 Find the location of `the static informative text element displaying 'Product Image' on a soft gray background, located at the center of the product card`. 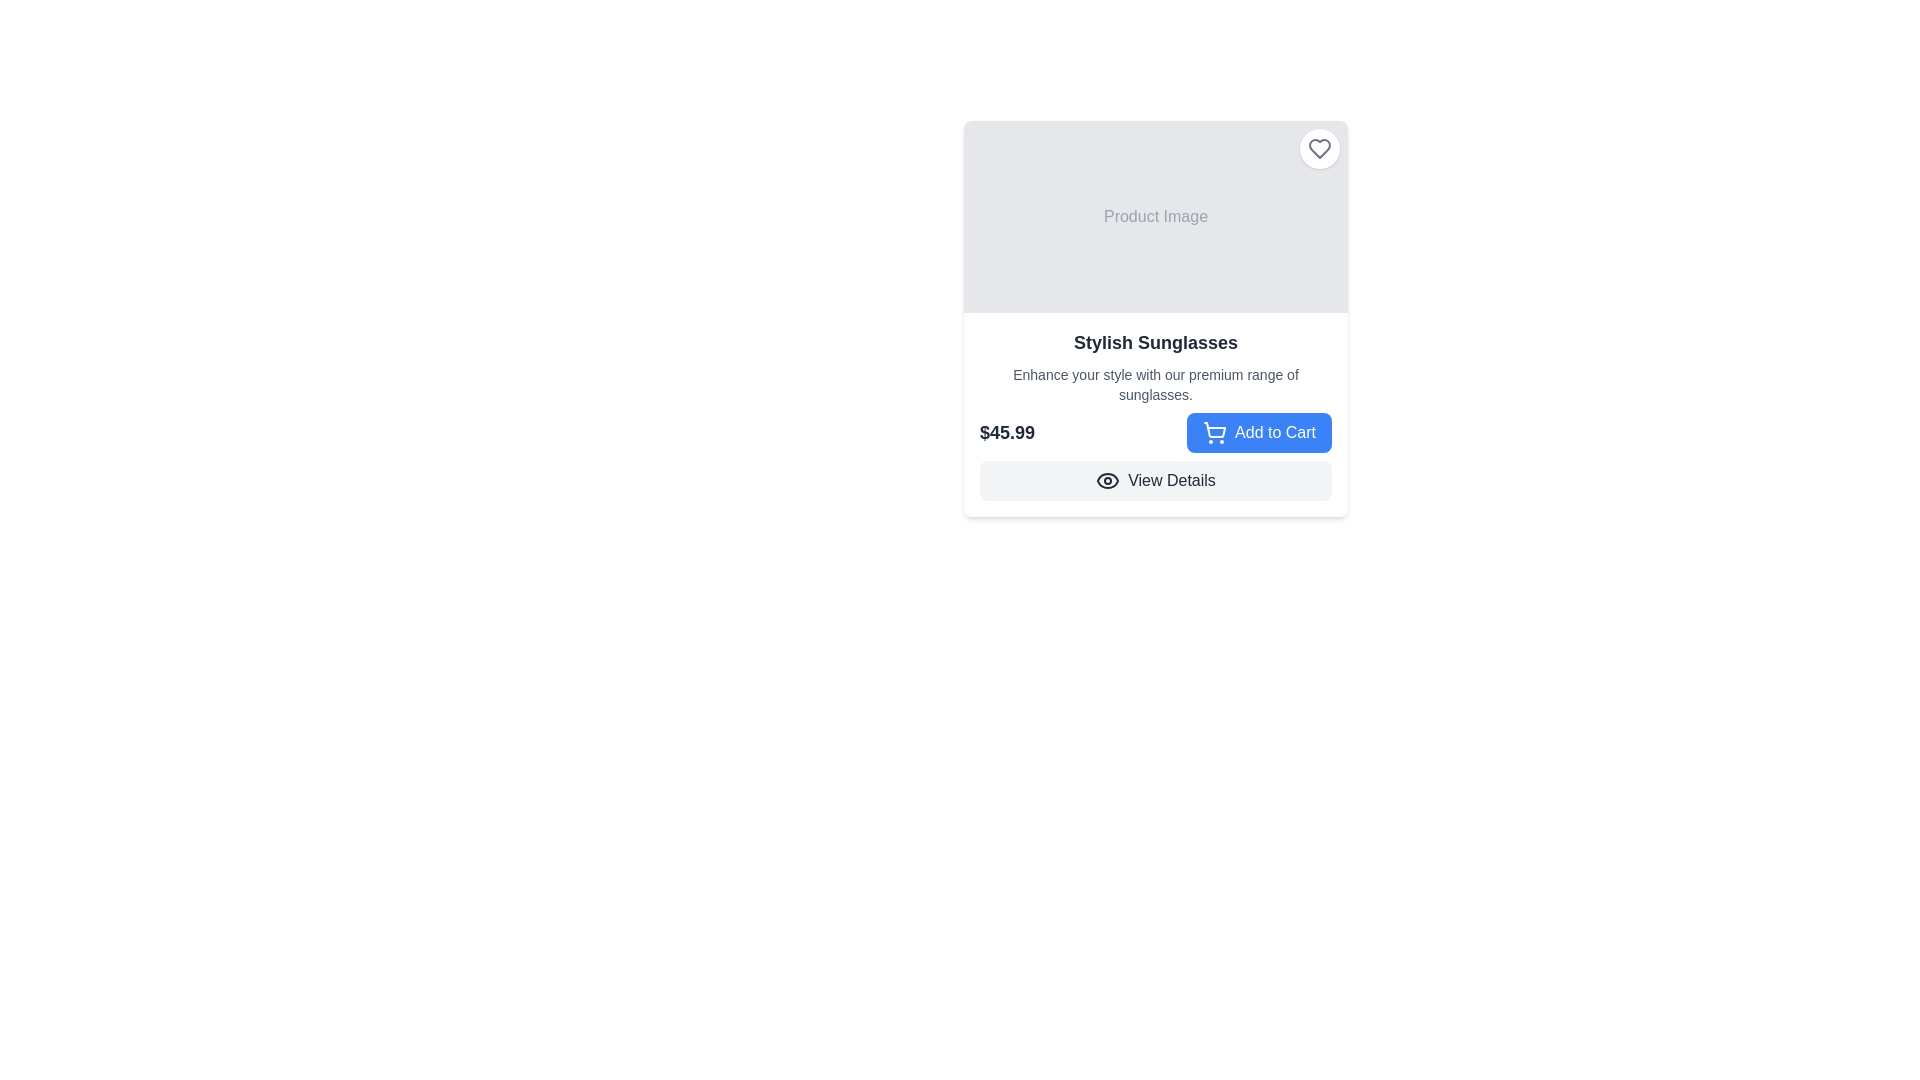

the static informative text element displaying 'Product Image' on a soft gray background, located at the center of the product card is located at coordinates (1156, 216).